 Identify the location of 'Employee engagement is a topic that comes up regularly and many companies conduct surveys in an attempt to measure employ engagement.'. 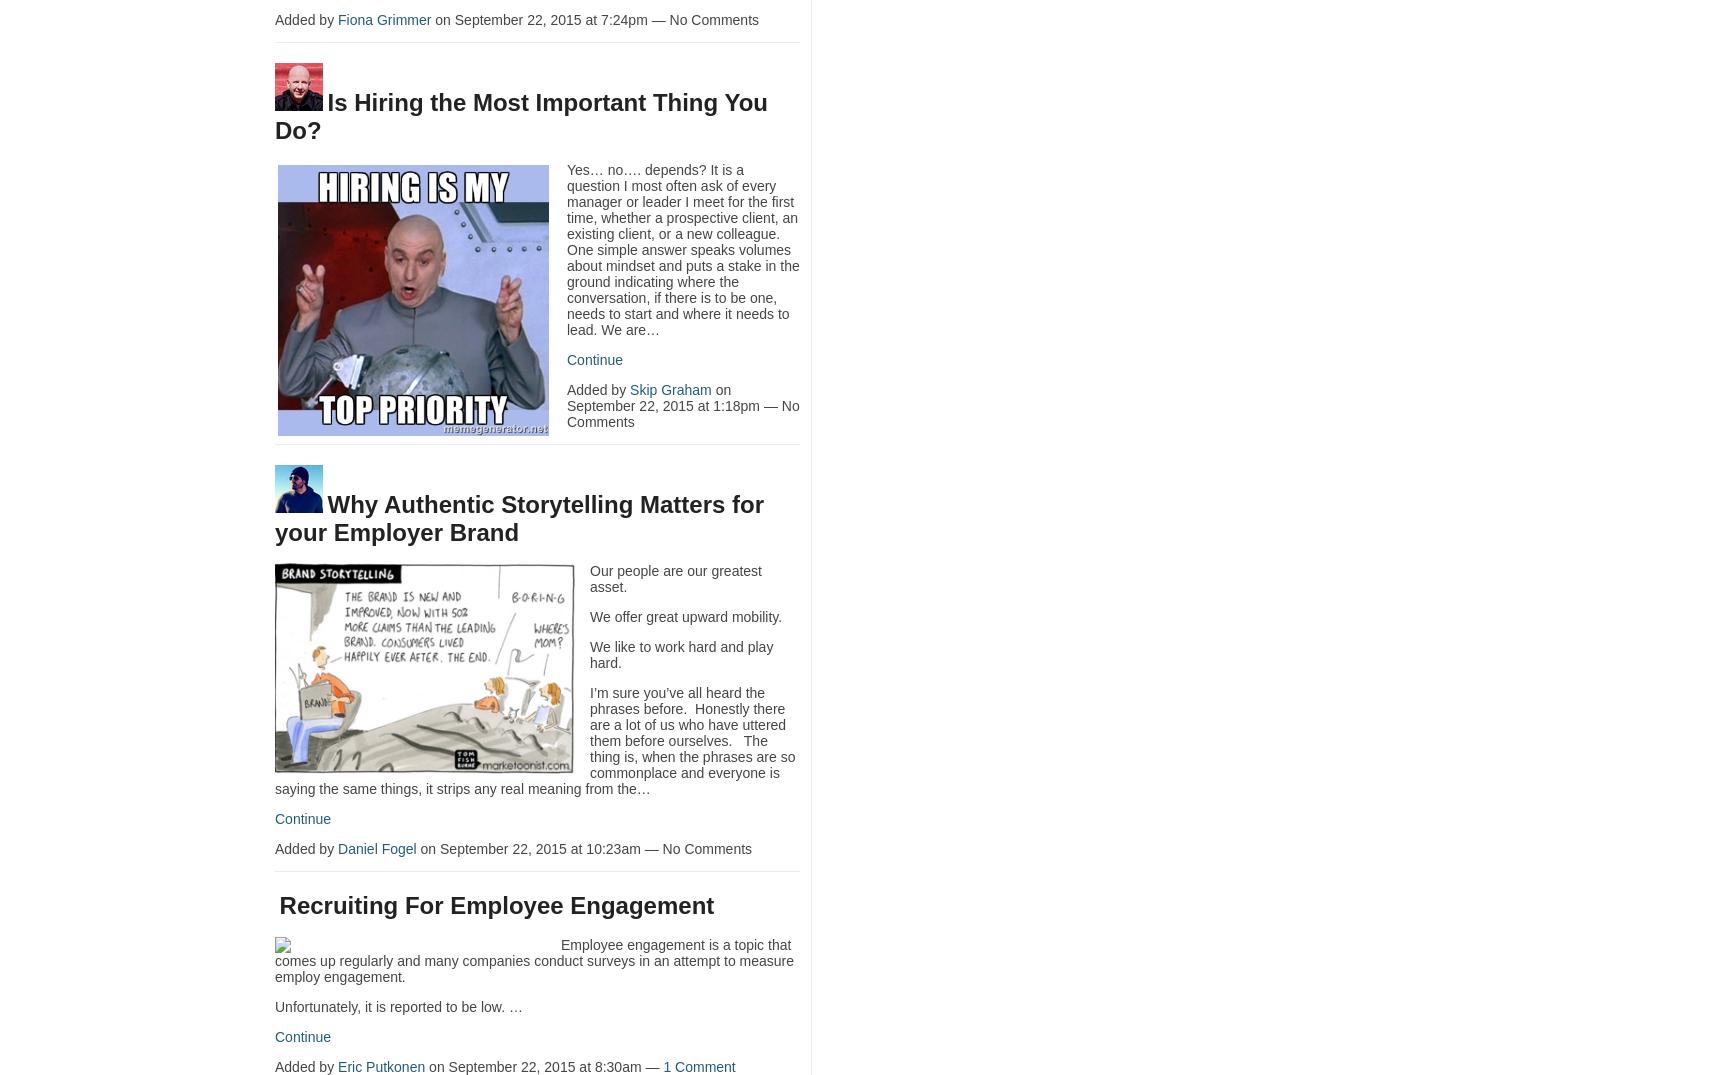
(534, 959).